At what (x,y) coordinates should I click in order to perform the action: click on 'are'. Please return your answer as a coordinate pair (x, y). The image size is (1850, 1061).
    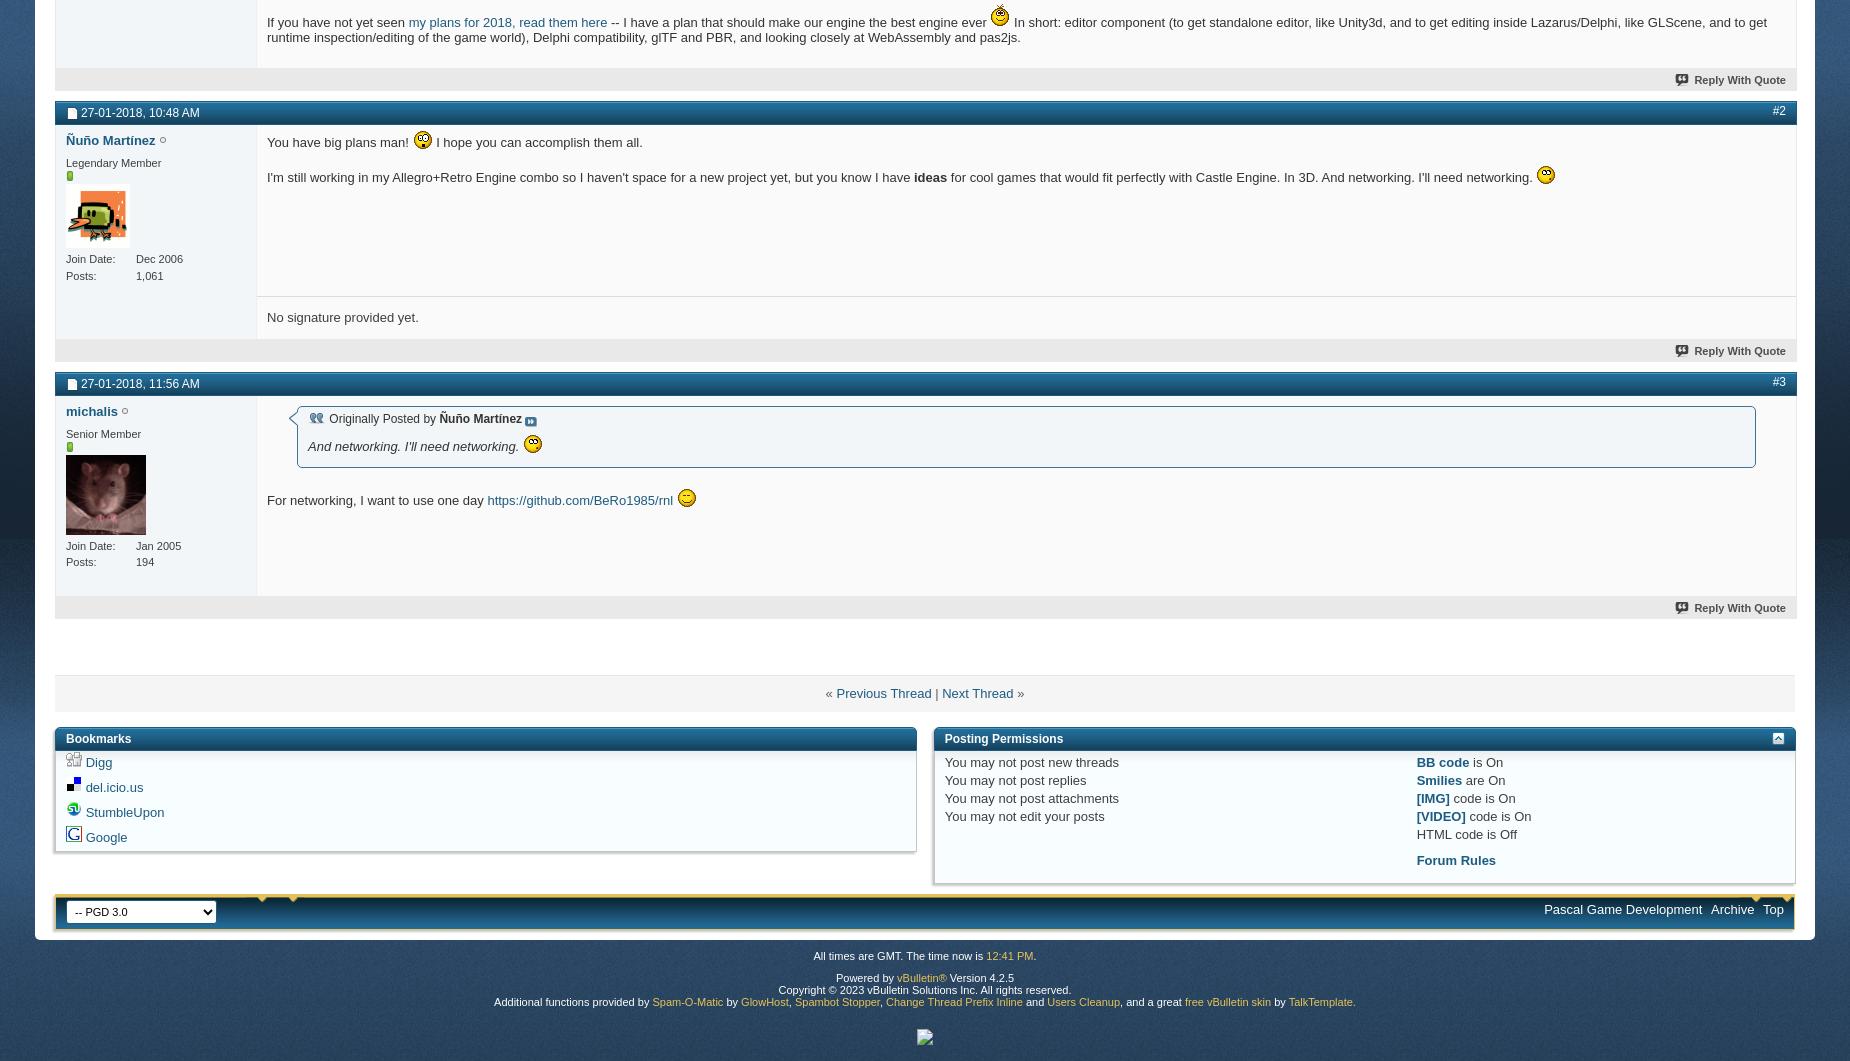
    Looking at the image, I should click on (1475, 779).